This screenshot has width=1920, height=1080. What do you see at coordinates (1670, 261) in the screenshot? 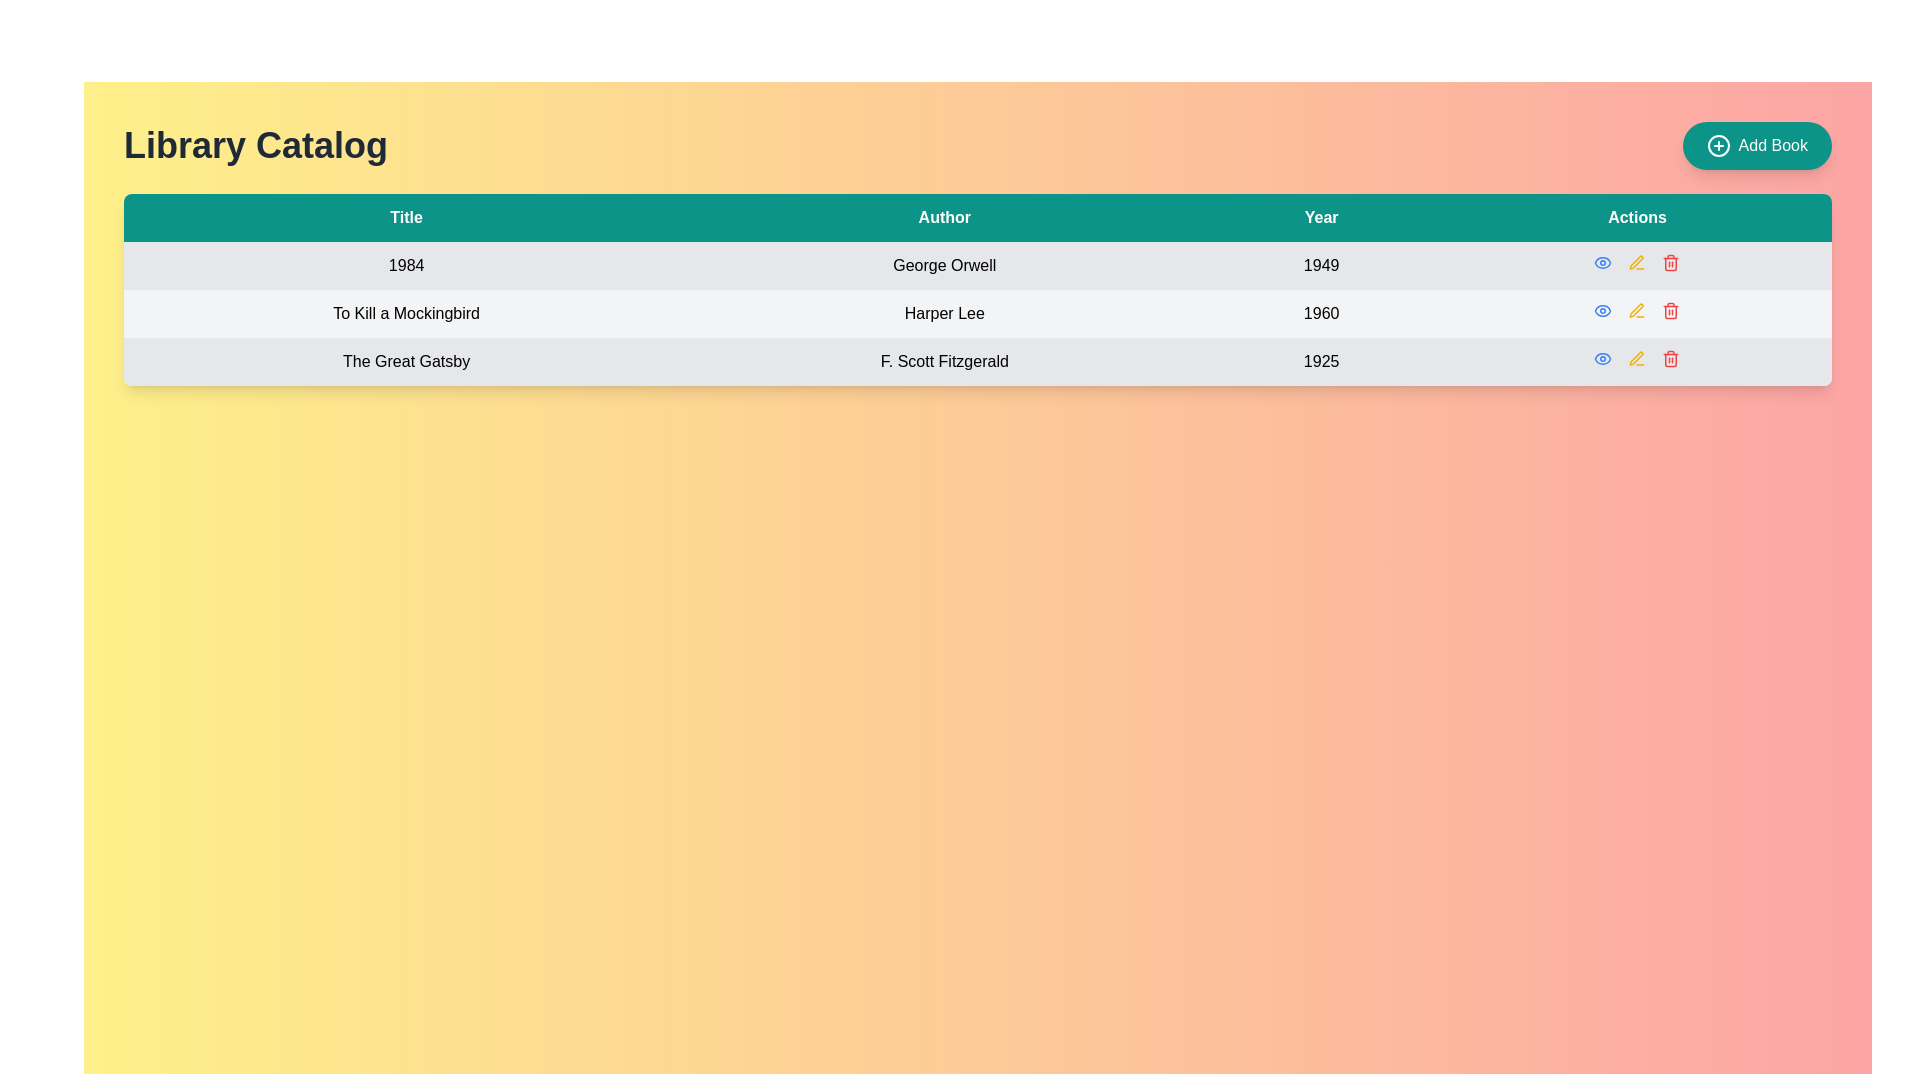
I see `the red trash bin icon in the 'Actions' column` at bounding box center [1670, 261].